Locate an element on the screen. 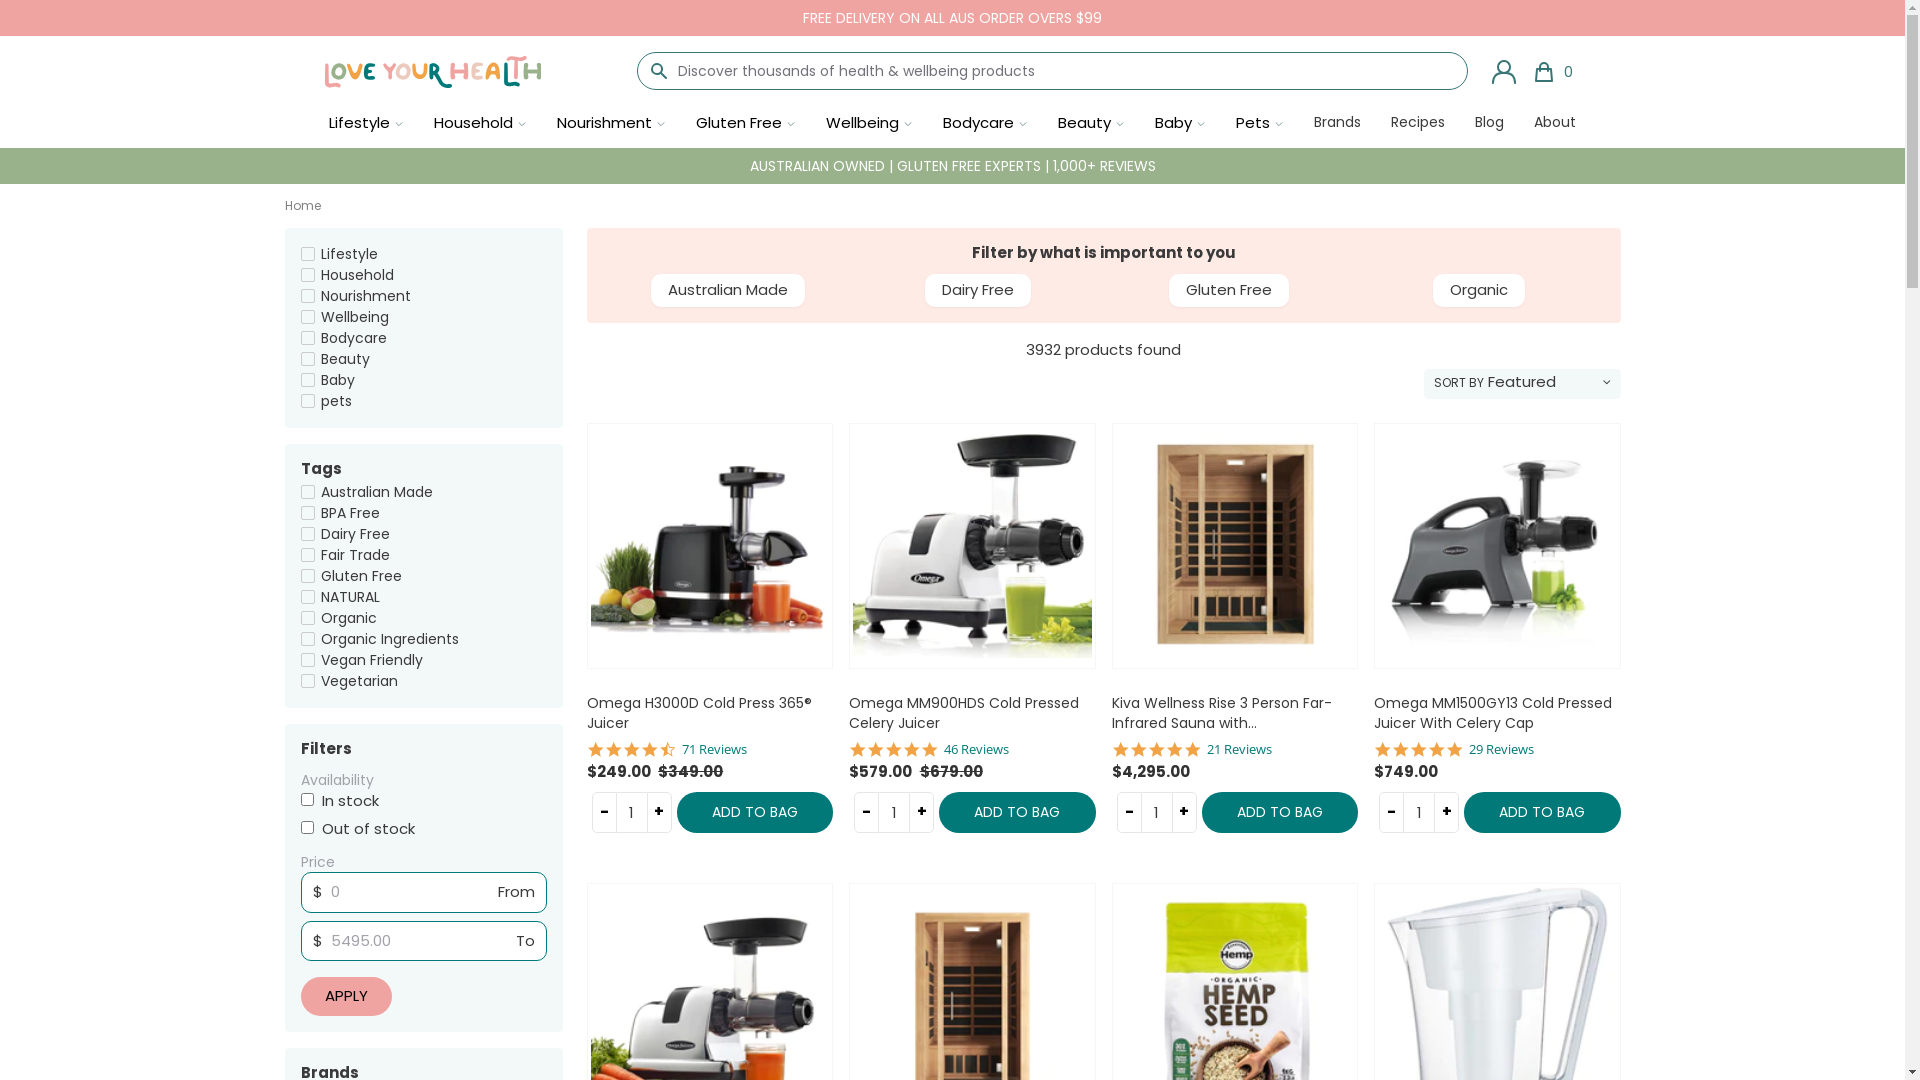 This screenshot has width=1920, height=1080. 'Bodycare' is located at coordinates (354, 337).